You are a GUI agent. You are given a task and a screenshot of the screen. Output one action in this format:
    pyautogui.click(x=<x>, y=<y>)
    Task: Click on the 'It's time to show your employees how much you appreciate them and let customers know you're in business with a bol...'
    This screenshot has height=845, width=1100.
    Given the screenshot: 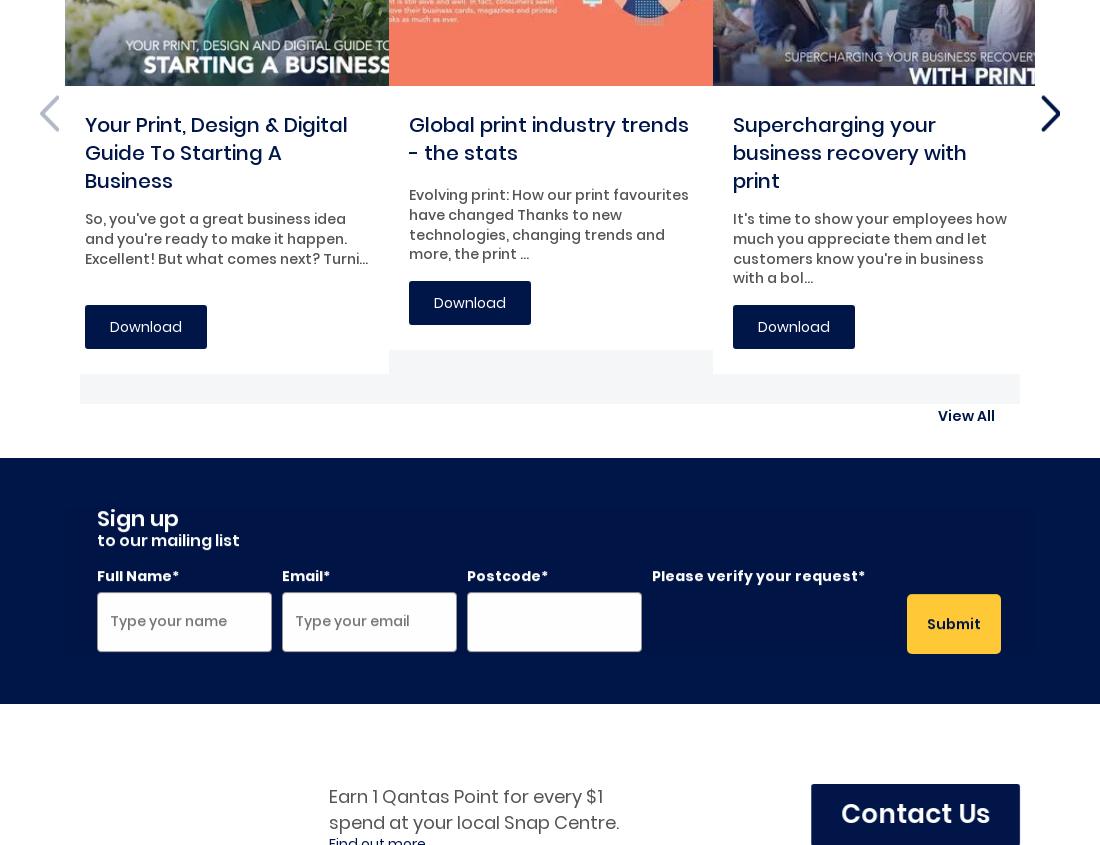 What is the action you would take?
    pyautogui.click(x=732, y=247)
    